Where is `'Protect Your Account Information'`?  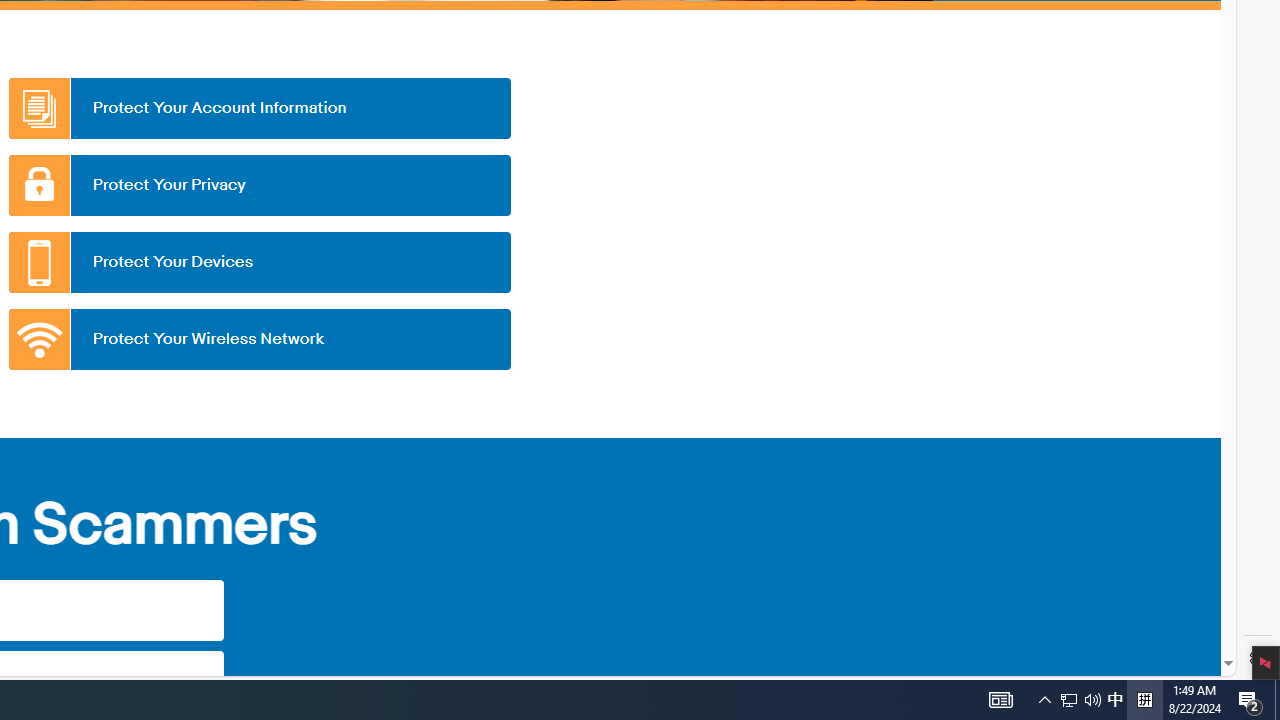
'Protect Your Account Information' is located at coordinates (258, 108).